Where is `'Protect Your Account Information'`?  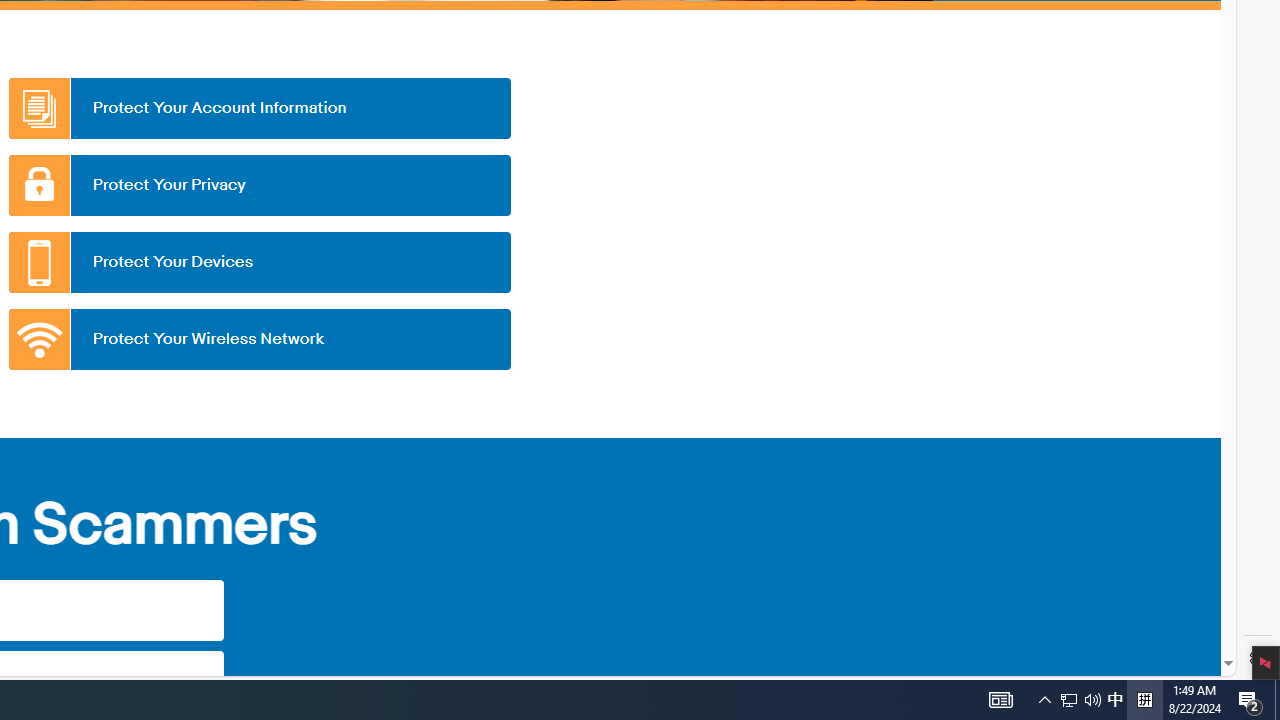
'Protect Your Account Information' is located at coordinates (258, 108).